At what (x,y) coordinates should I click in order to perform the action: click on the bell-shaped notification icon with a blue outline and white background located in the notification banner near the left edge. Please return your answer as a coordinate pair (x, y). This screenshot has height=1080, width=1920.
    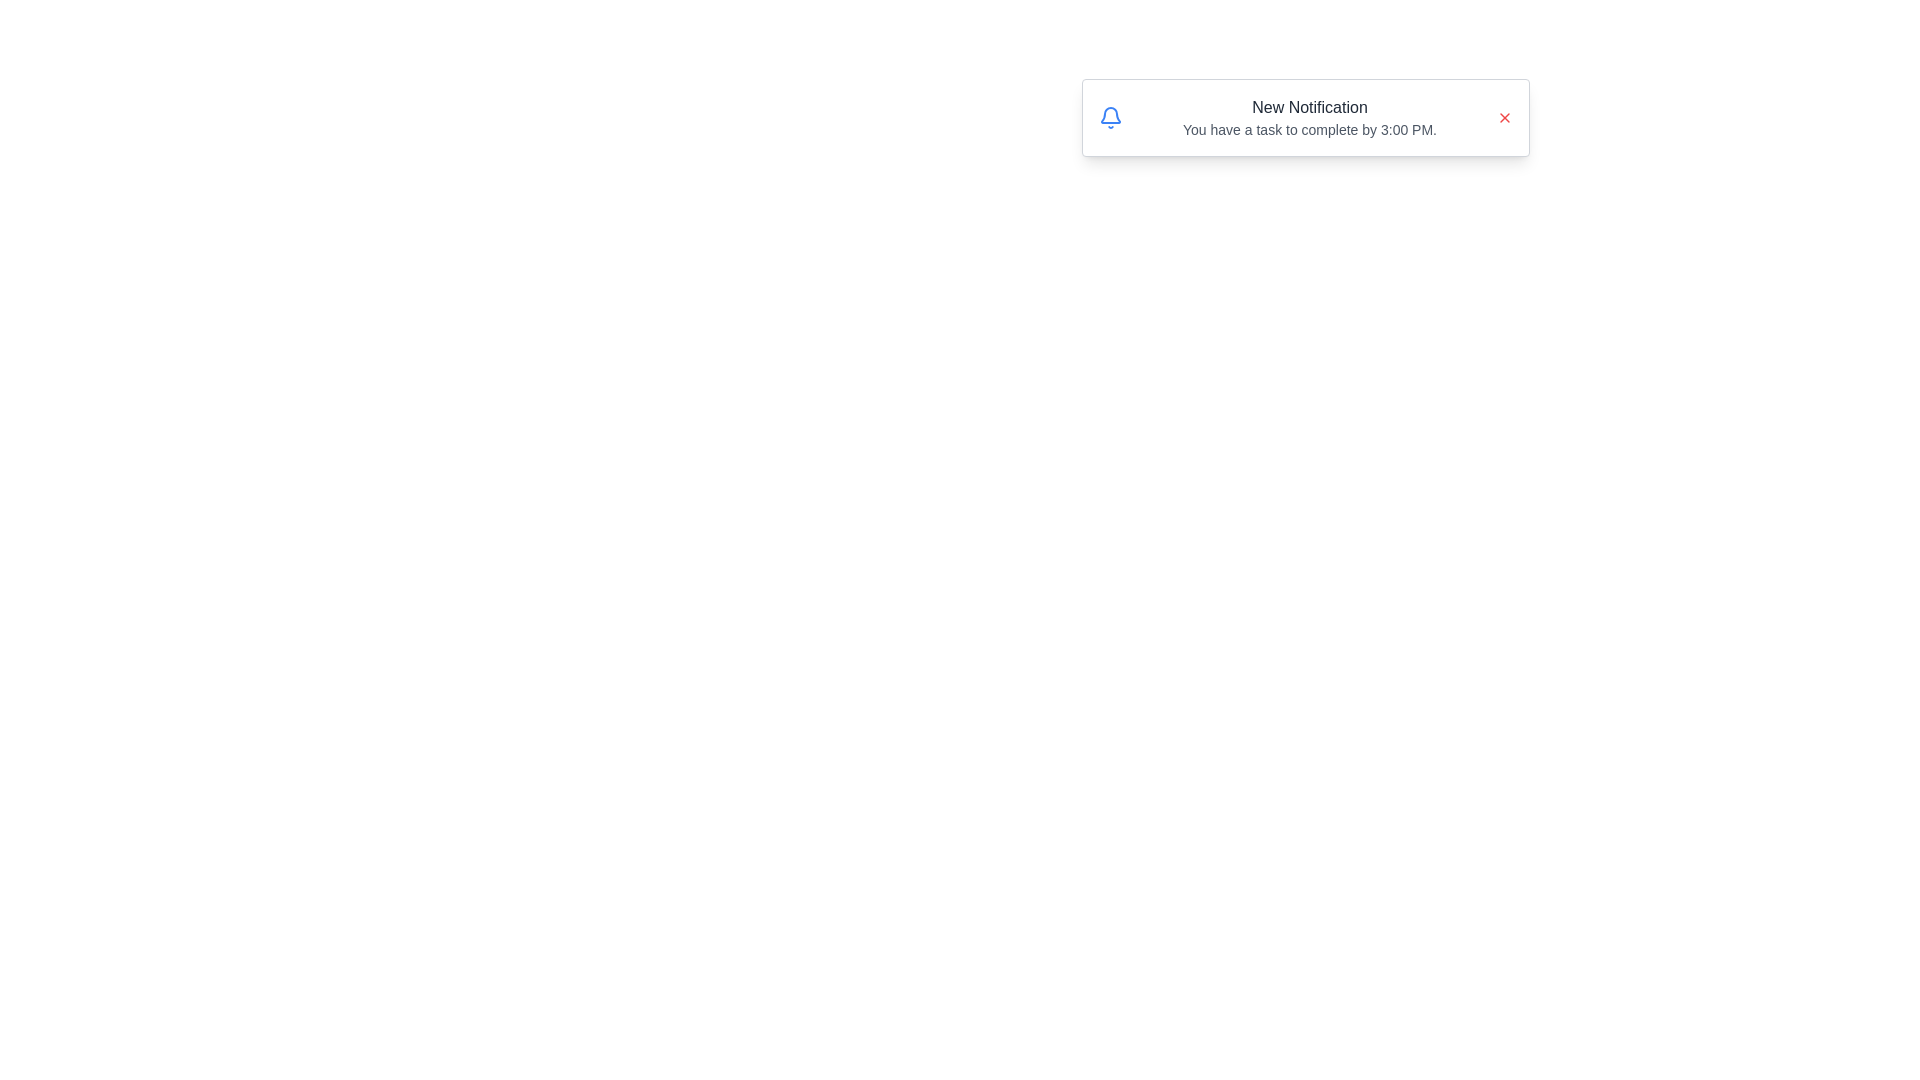
    Looking at the image, I should click on (1109, 115).